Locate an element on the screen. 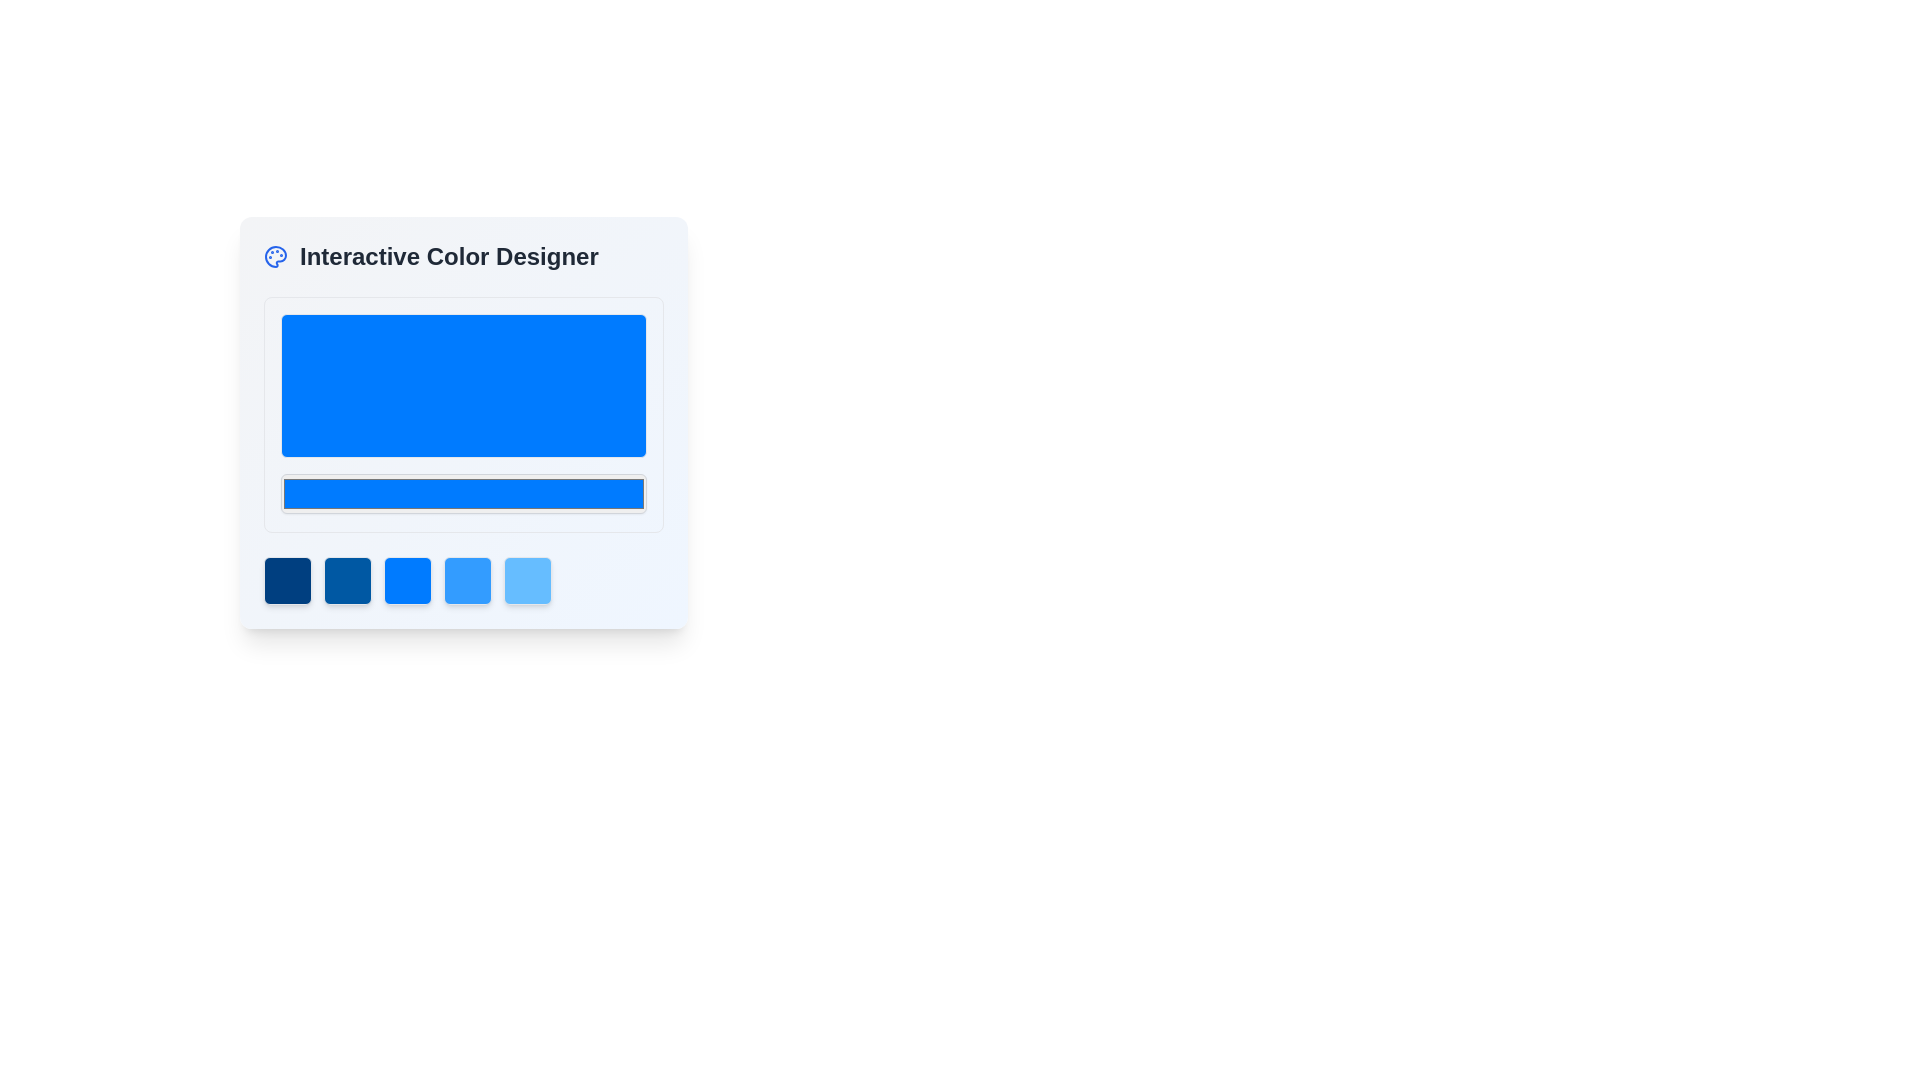 This screenshot has width=1920, height=1080. the central button is located at coordinates (407, 581).